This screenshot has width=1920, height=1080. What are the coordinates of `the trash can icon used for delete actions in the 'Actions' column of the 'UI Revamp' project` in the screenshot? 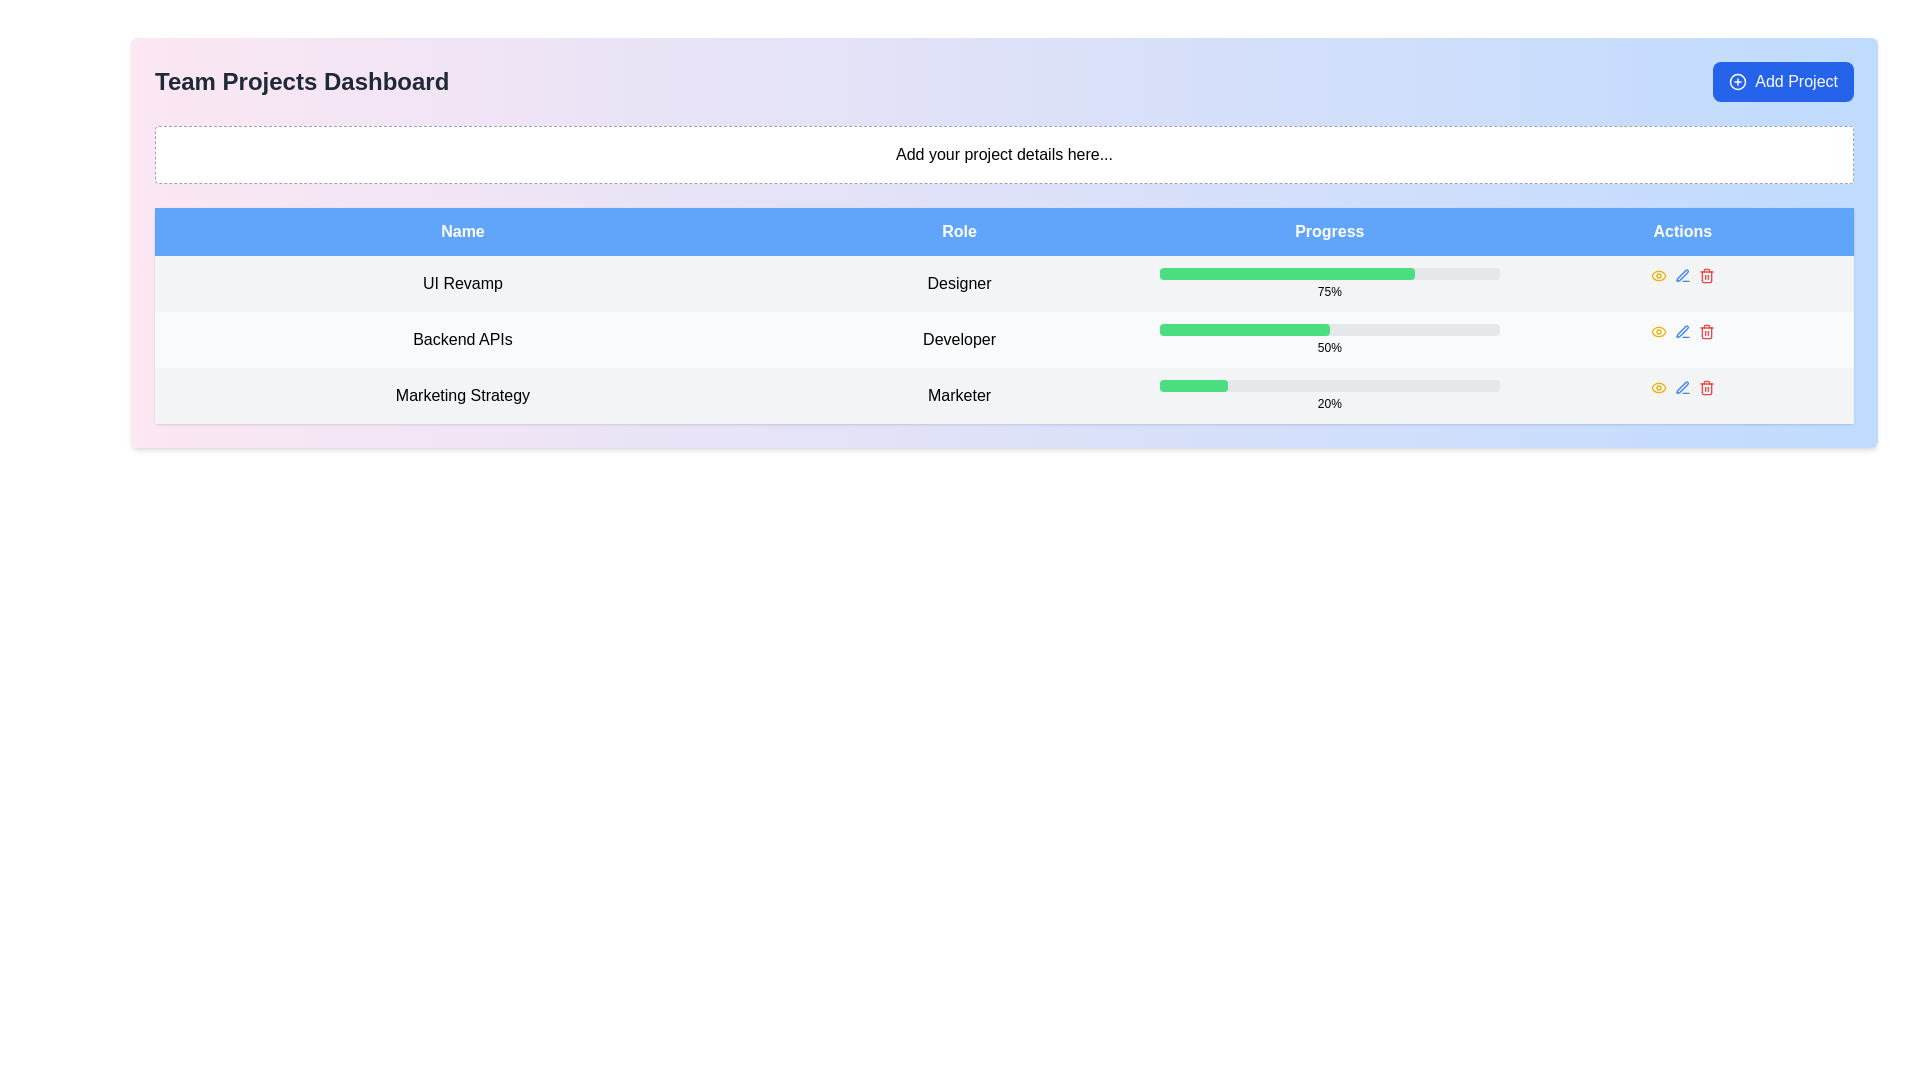 It's located at (1705, 277).